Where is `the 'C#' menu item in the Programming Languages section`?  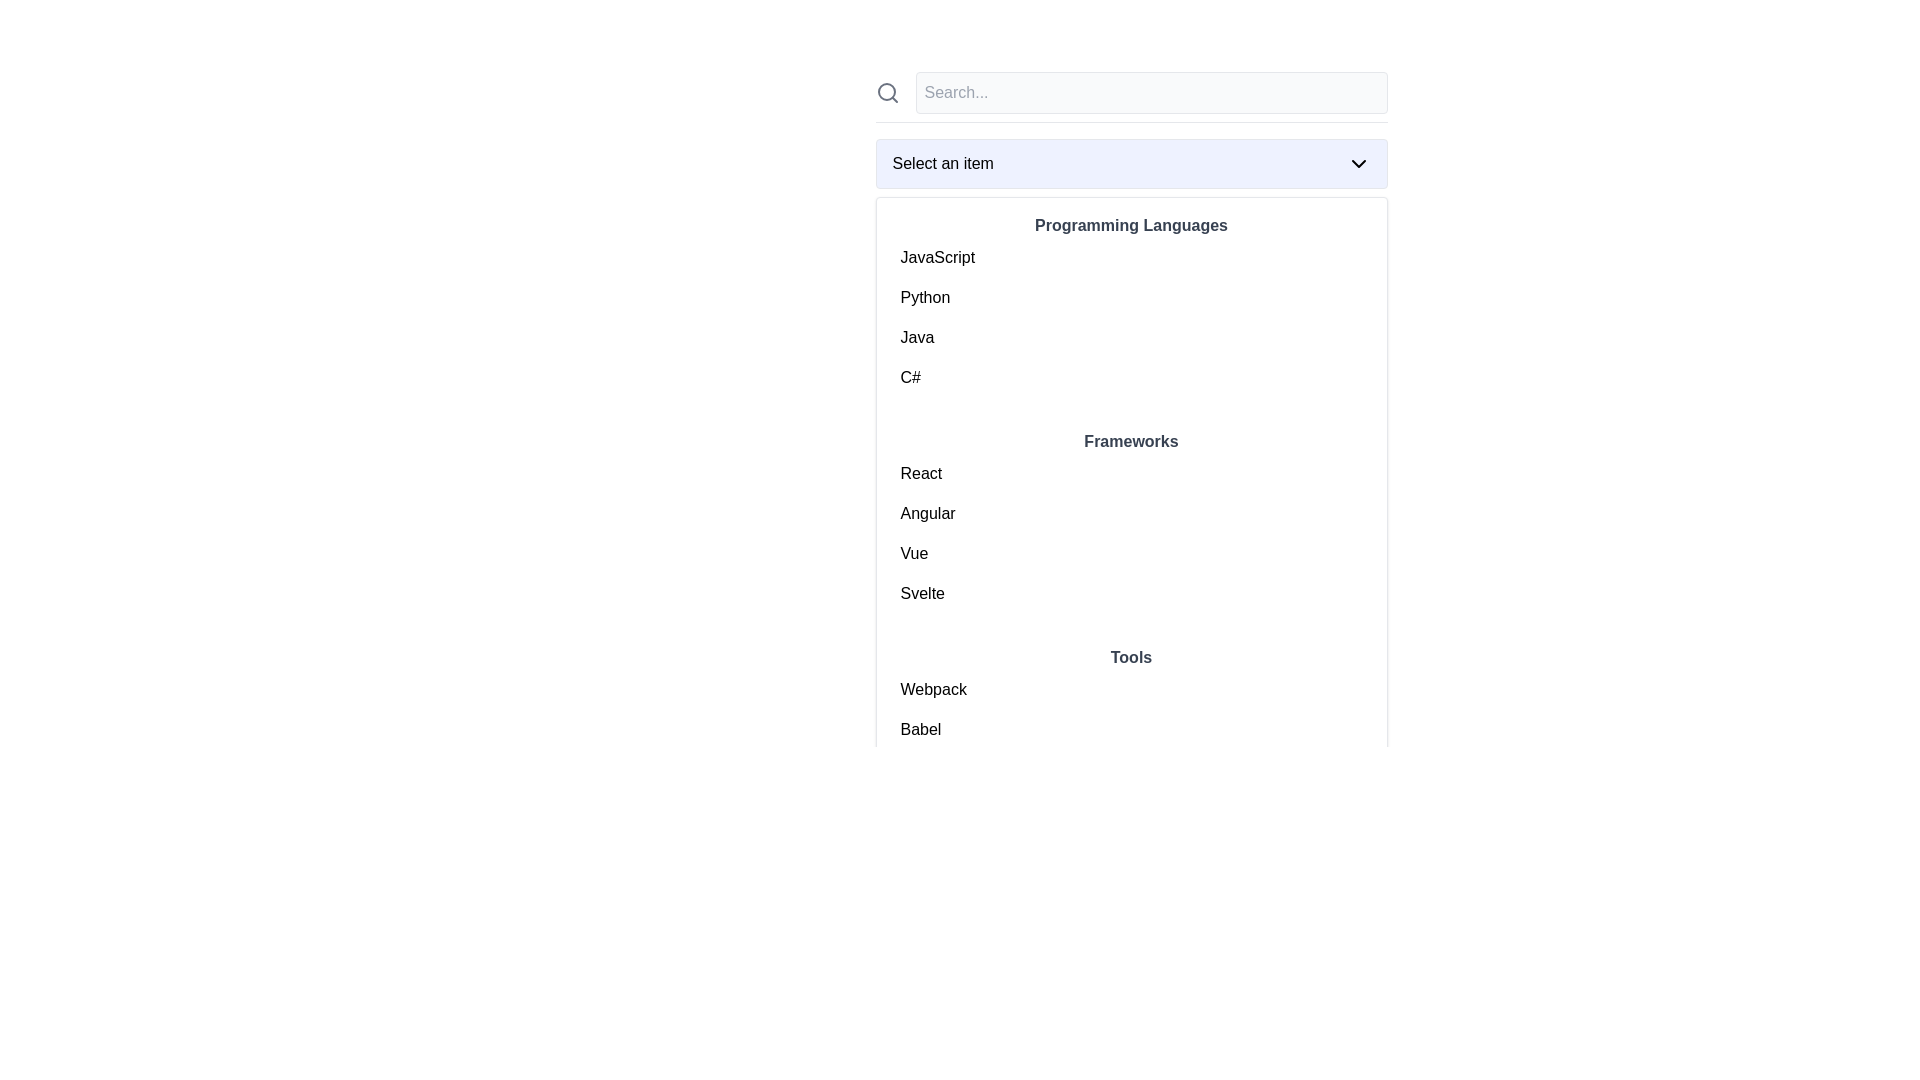
the 'C#' menu item in the Programming Languages section is located at coordinates (1131, 378).